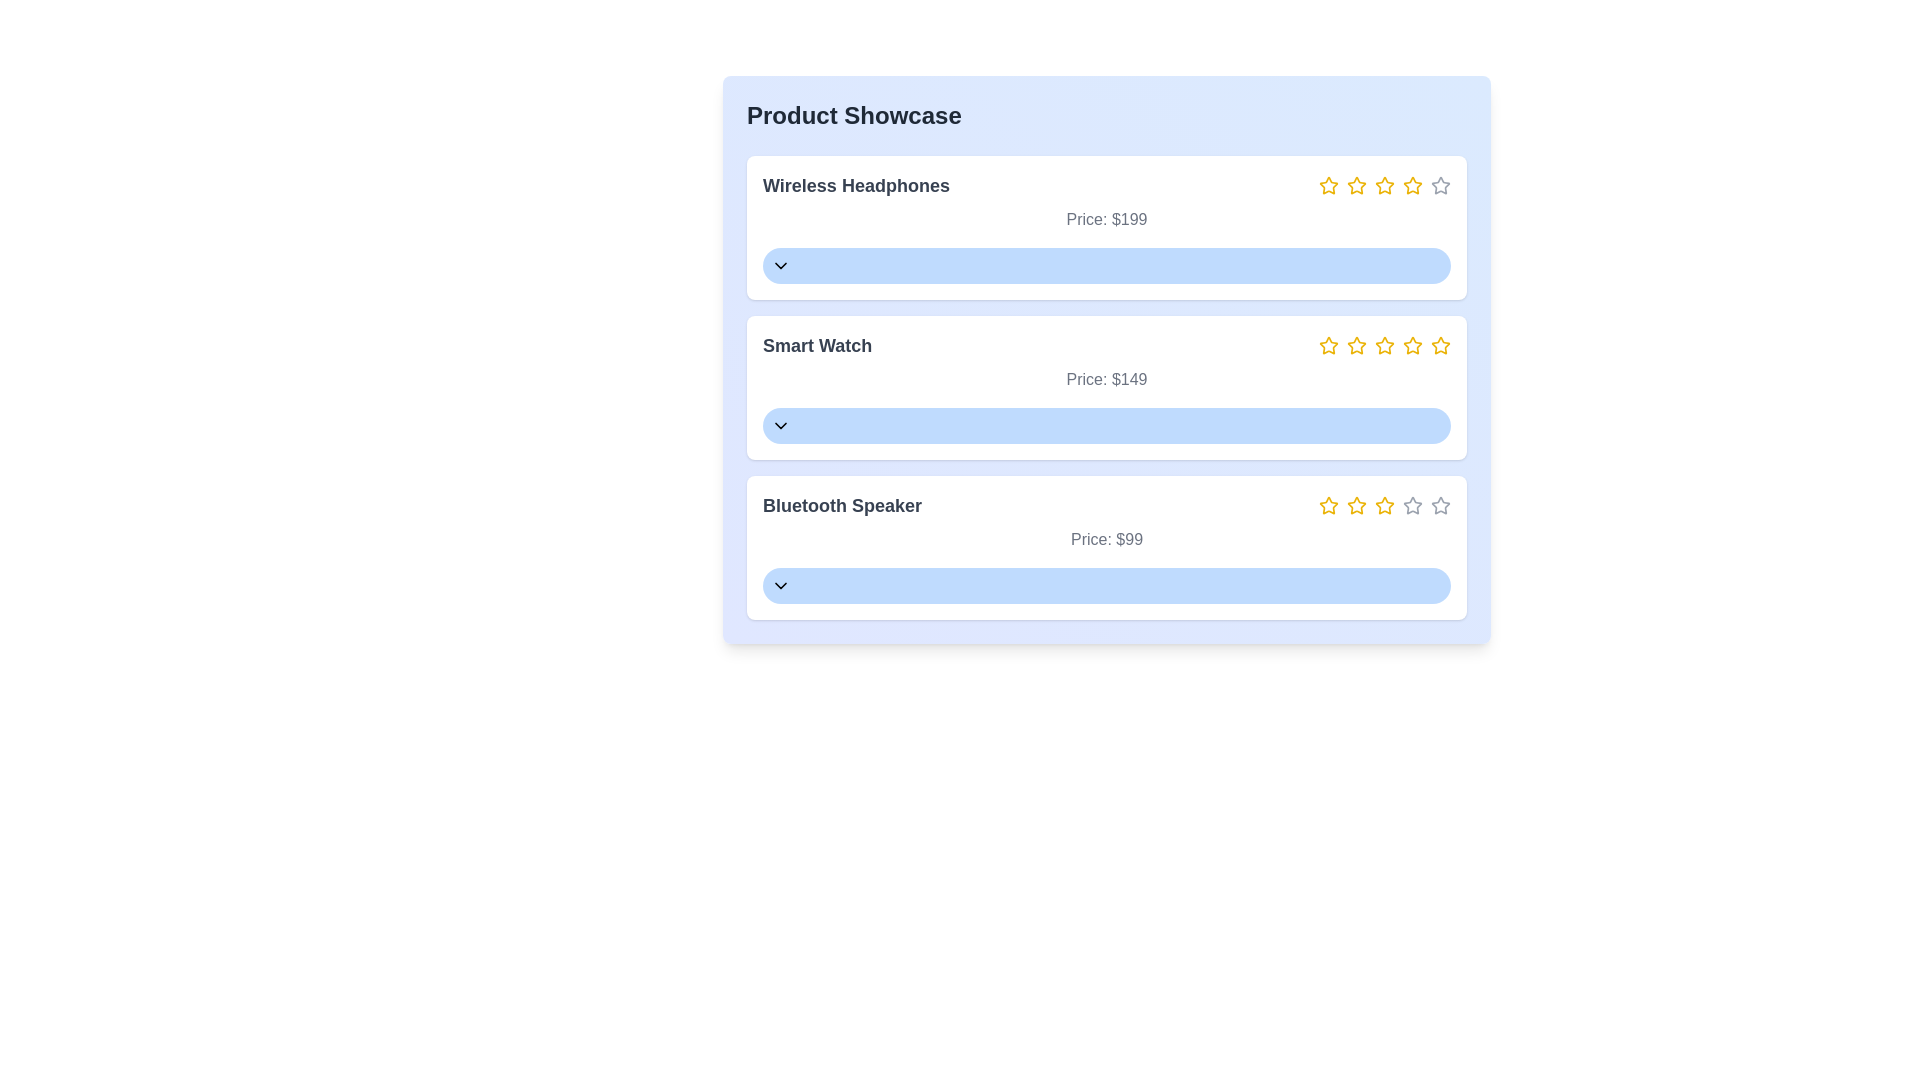 This screenshot has height=1080, width=1920. Describe the element at coordinates (1329, 344) in the screenshot. I see `the second star icon in the five-star rating system for the 'Smart Watch' product` at that location.